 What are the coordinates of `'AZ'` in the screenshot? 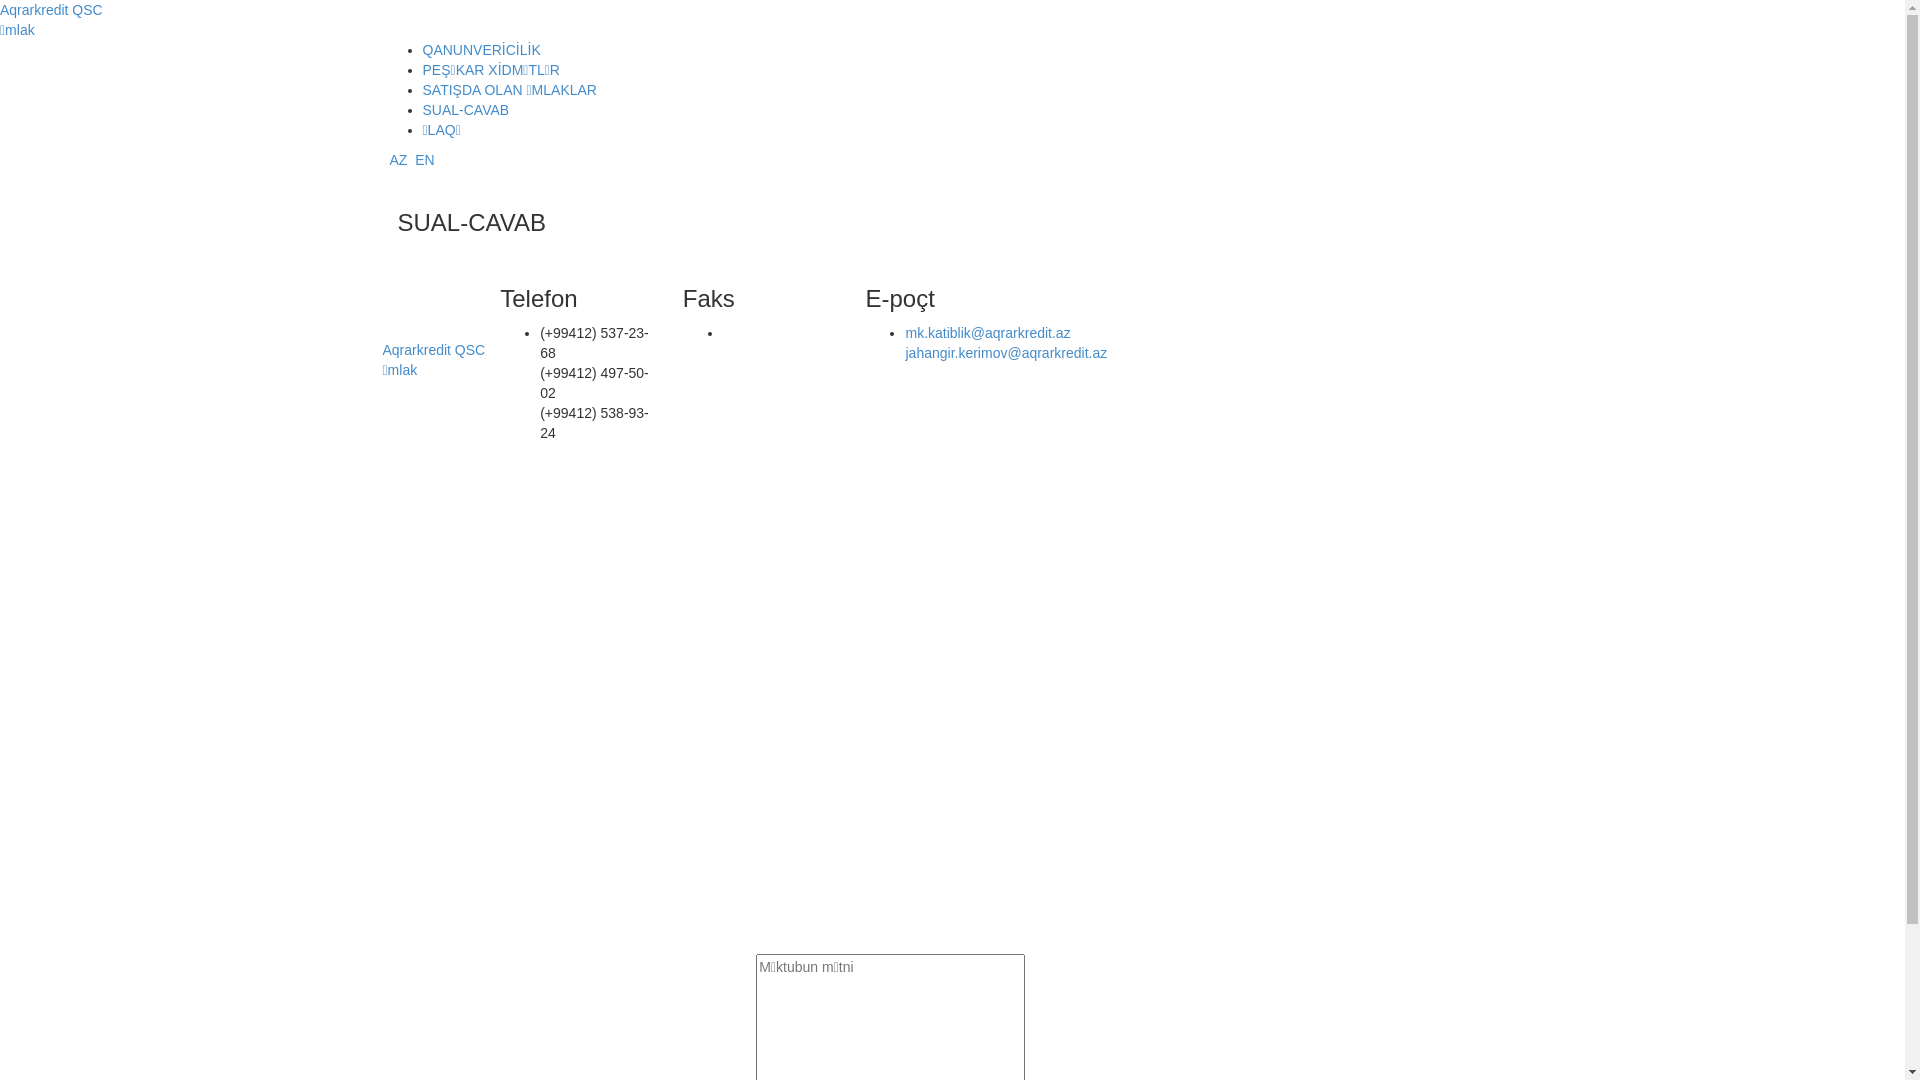 It's located at (398, 158).